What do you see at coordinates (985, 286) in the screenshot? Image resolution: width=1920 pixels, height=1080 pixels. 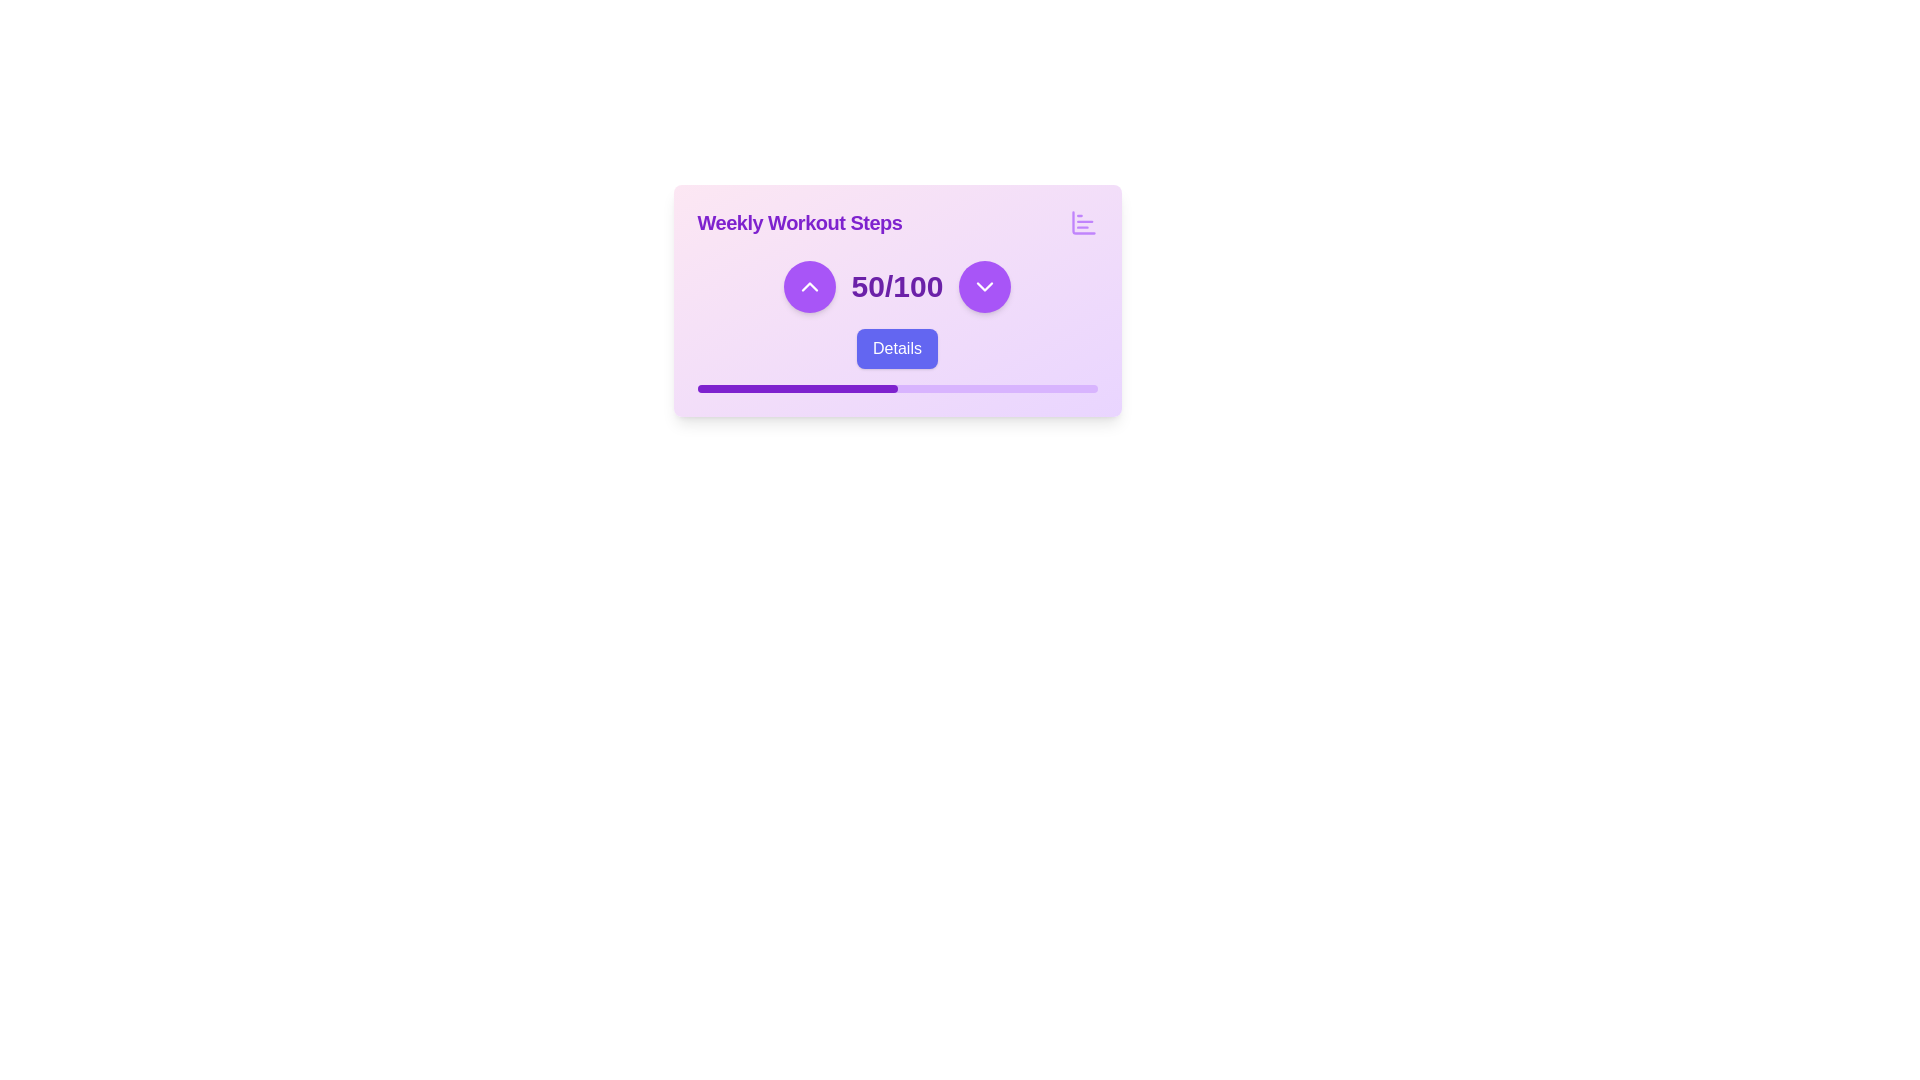 I see `the decrement button located to the right of the counter display '50/100' to observe any tooltip or visual effect` at bounding box center [985, 286].